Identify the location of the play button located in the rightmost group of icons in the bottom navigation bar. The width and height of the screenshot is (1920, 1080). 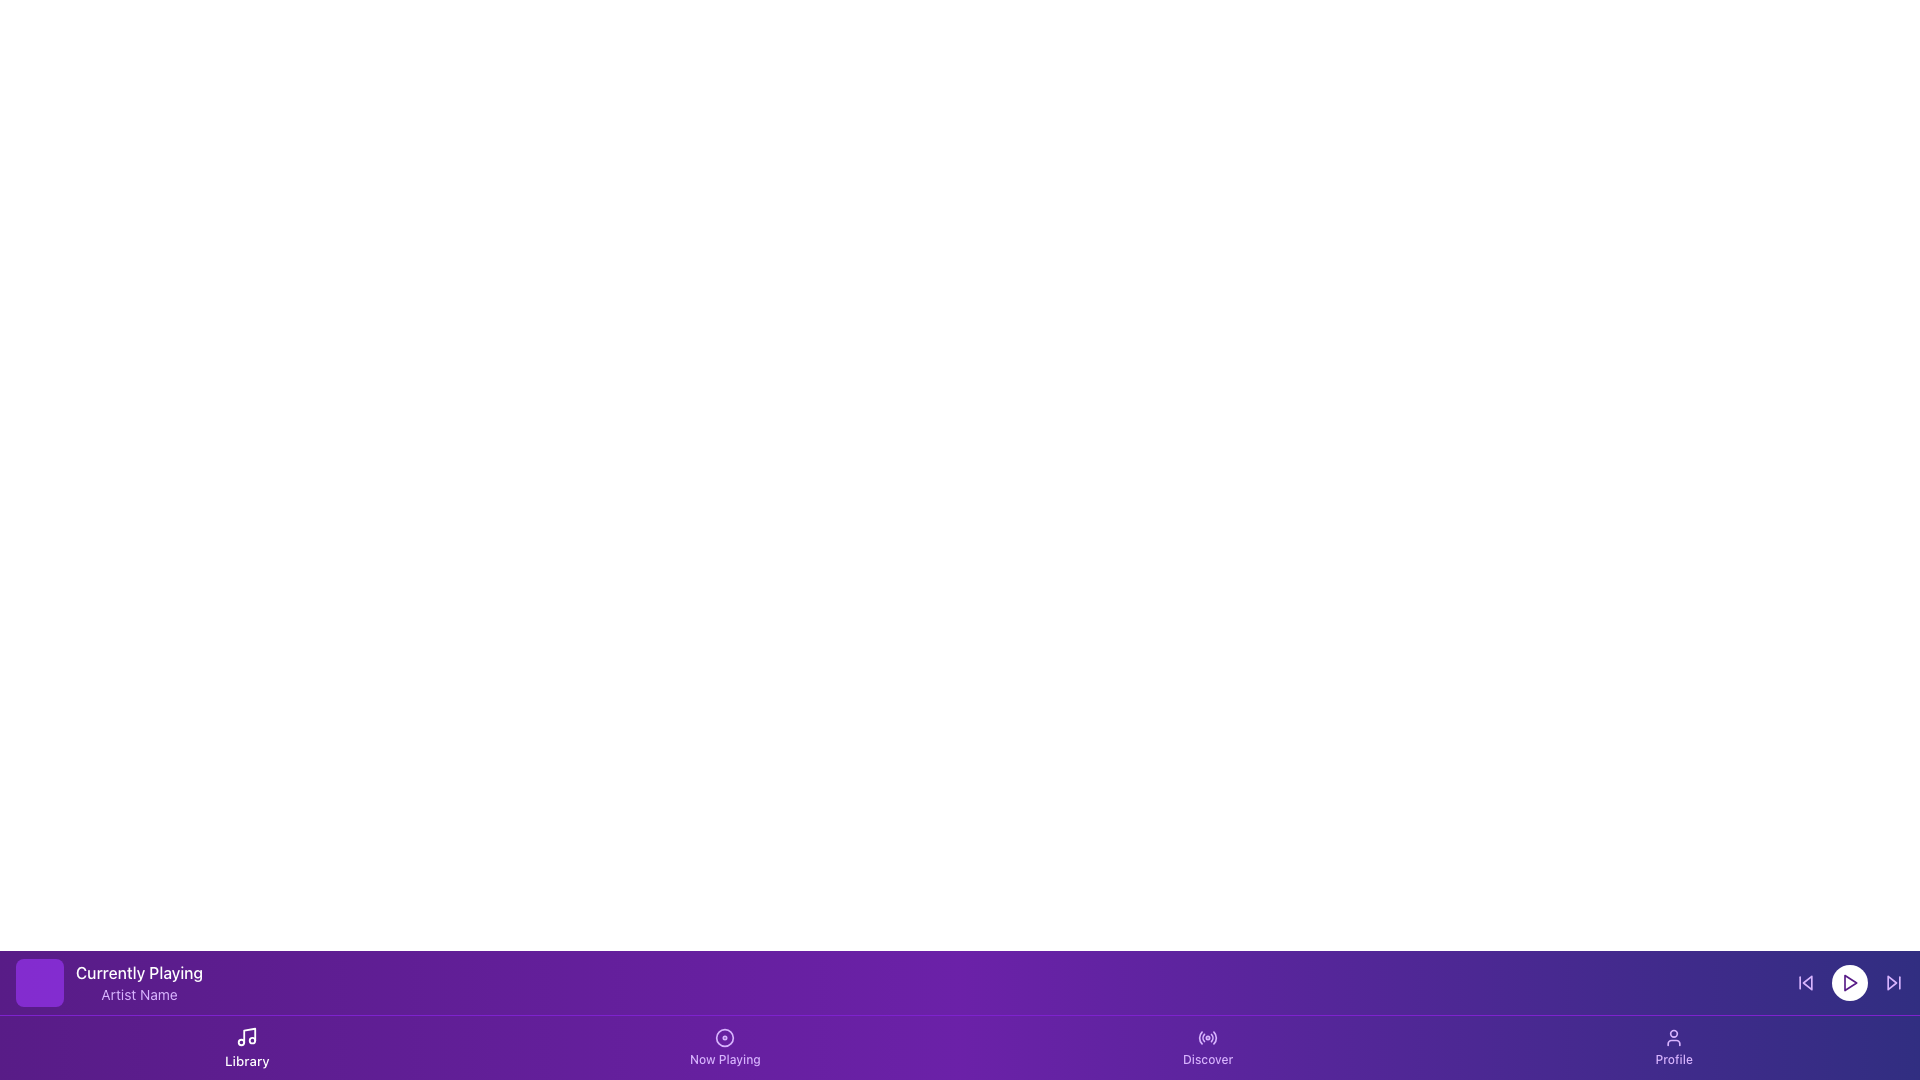
(1848, 982).